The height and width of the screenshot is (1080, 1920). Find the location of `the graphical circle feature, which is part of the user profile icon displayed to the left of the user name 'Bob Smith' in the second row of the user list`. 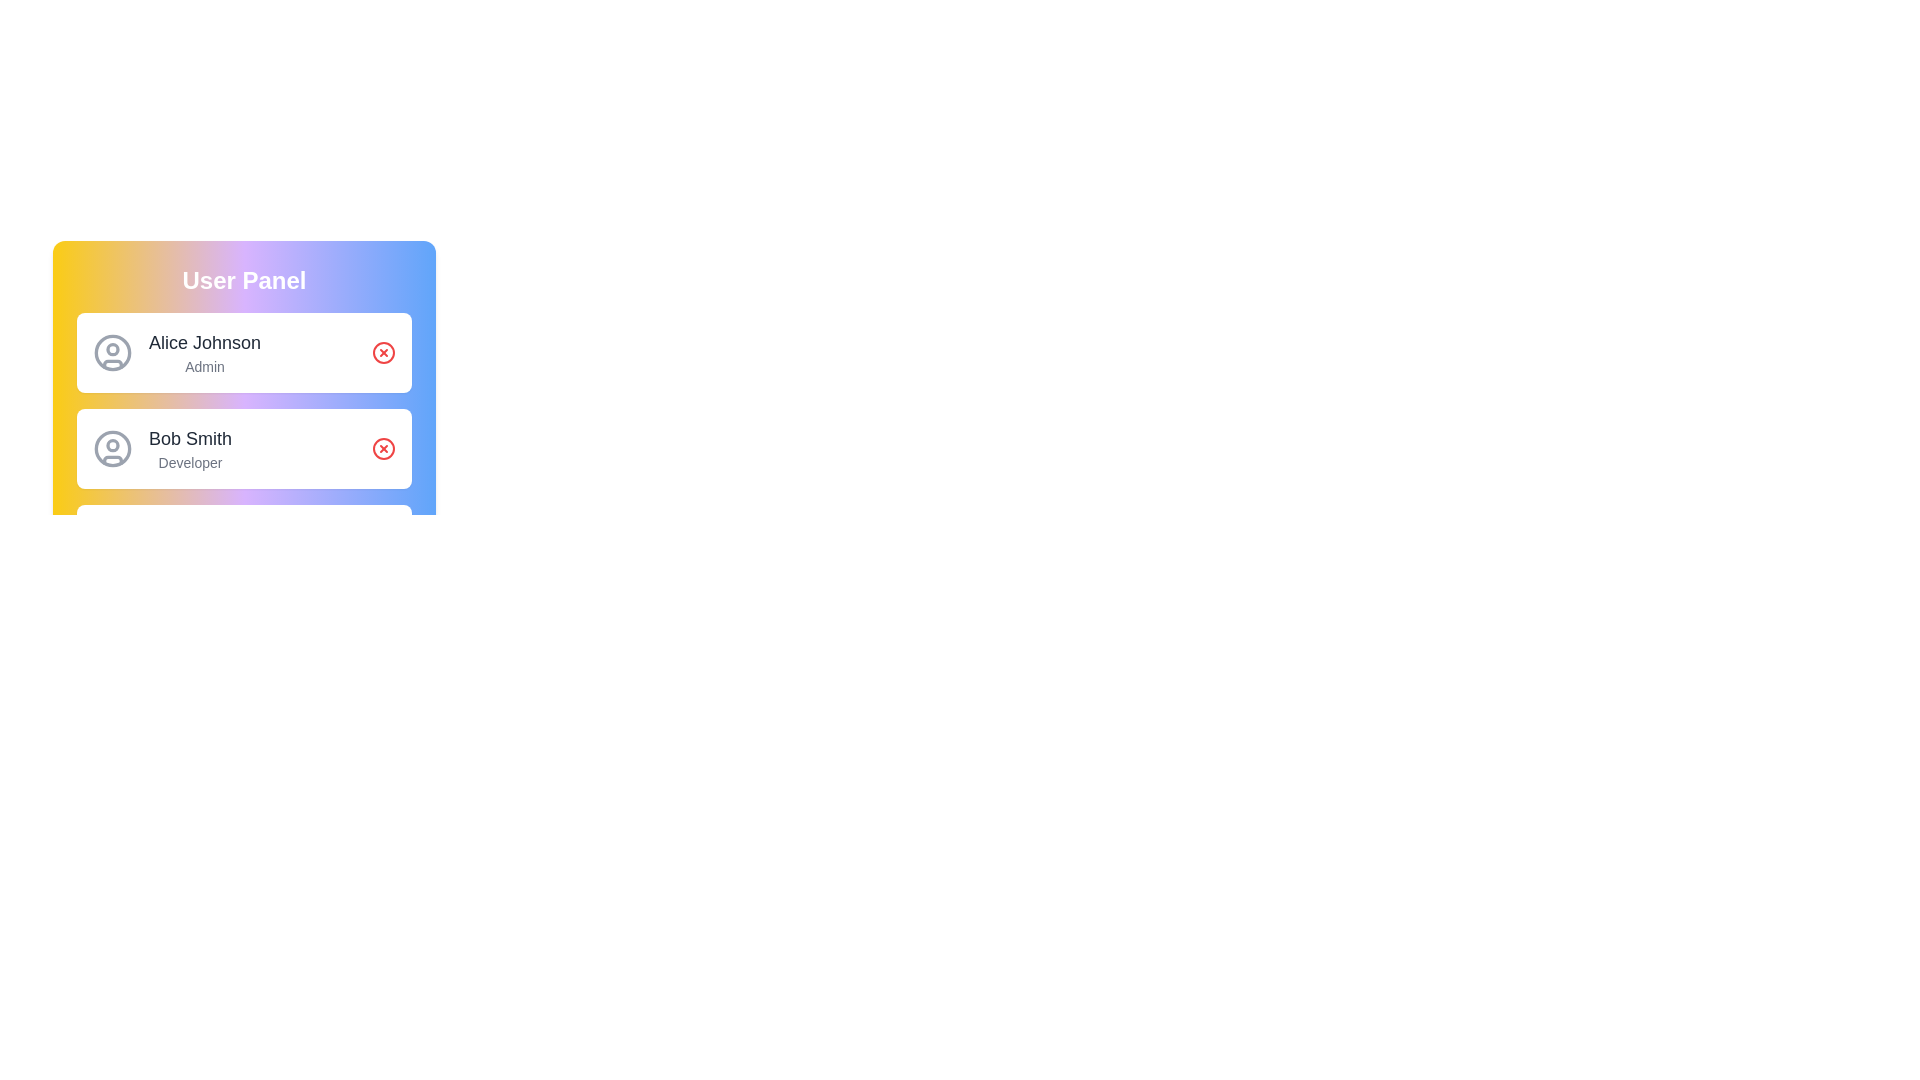

the graphical circle feature, which is part of the user profile icon displayed to the left of the user name 'Bob Smith' in the second row of the user list is located at coordinates (112, 443).